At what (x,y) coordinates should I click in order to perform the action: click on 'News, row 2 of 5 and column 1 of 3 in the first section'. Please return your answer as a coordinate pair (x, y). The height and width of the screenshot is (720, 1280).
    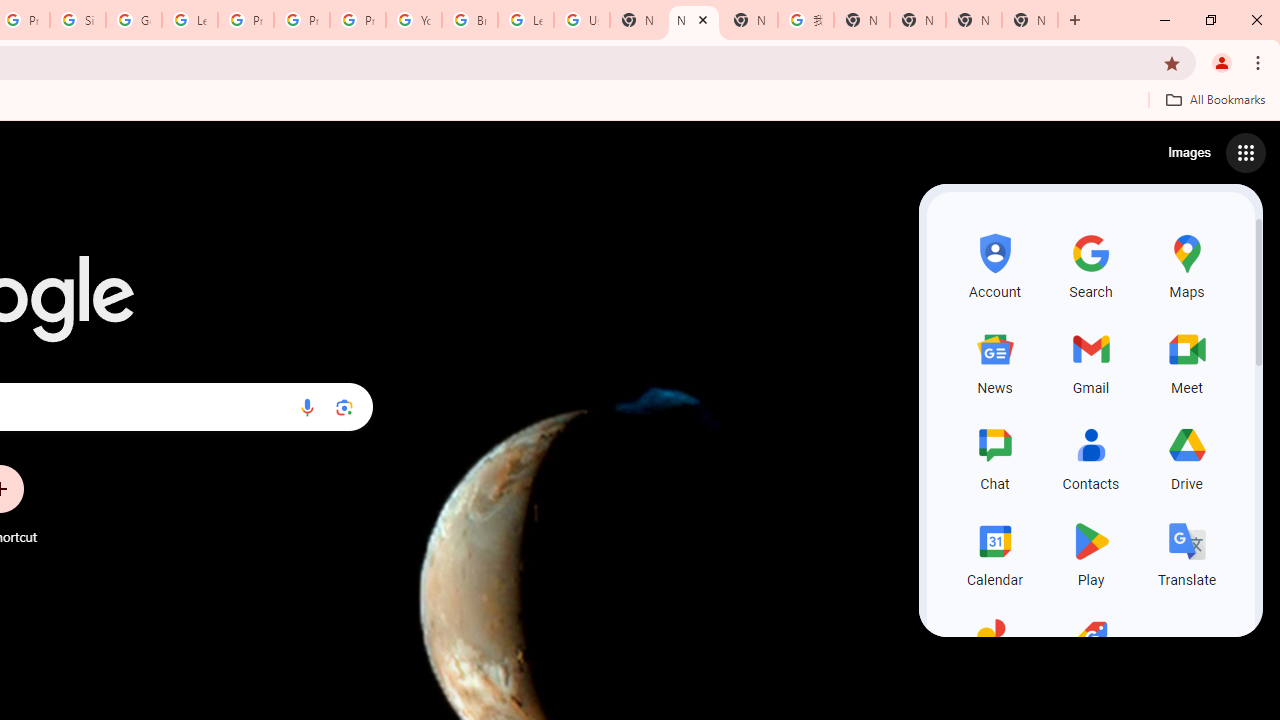
    Looking at the image, I should click on (995, 360).